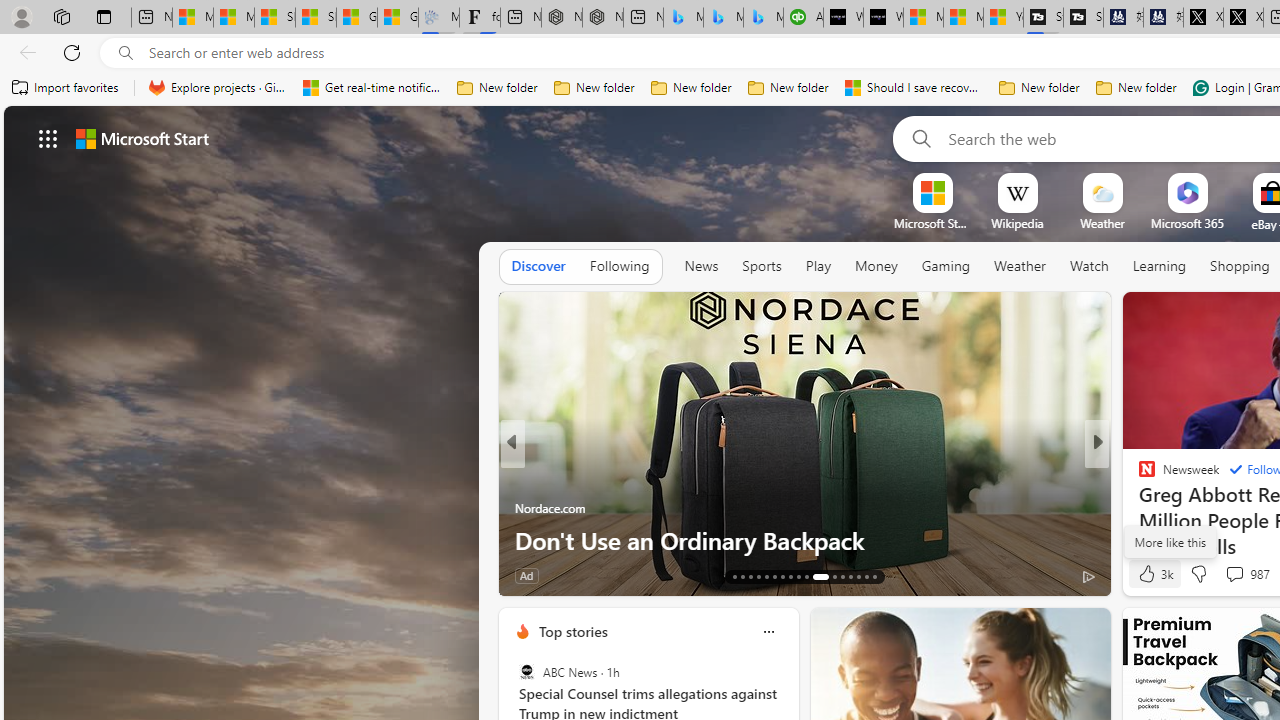 The height and width of the screenshot is (720, 1280). What do you see at coordinates (757, 577) in the screenshot?
I see `'AutomationID: tab-16'` at bounding box center [757, 577].